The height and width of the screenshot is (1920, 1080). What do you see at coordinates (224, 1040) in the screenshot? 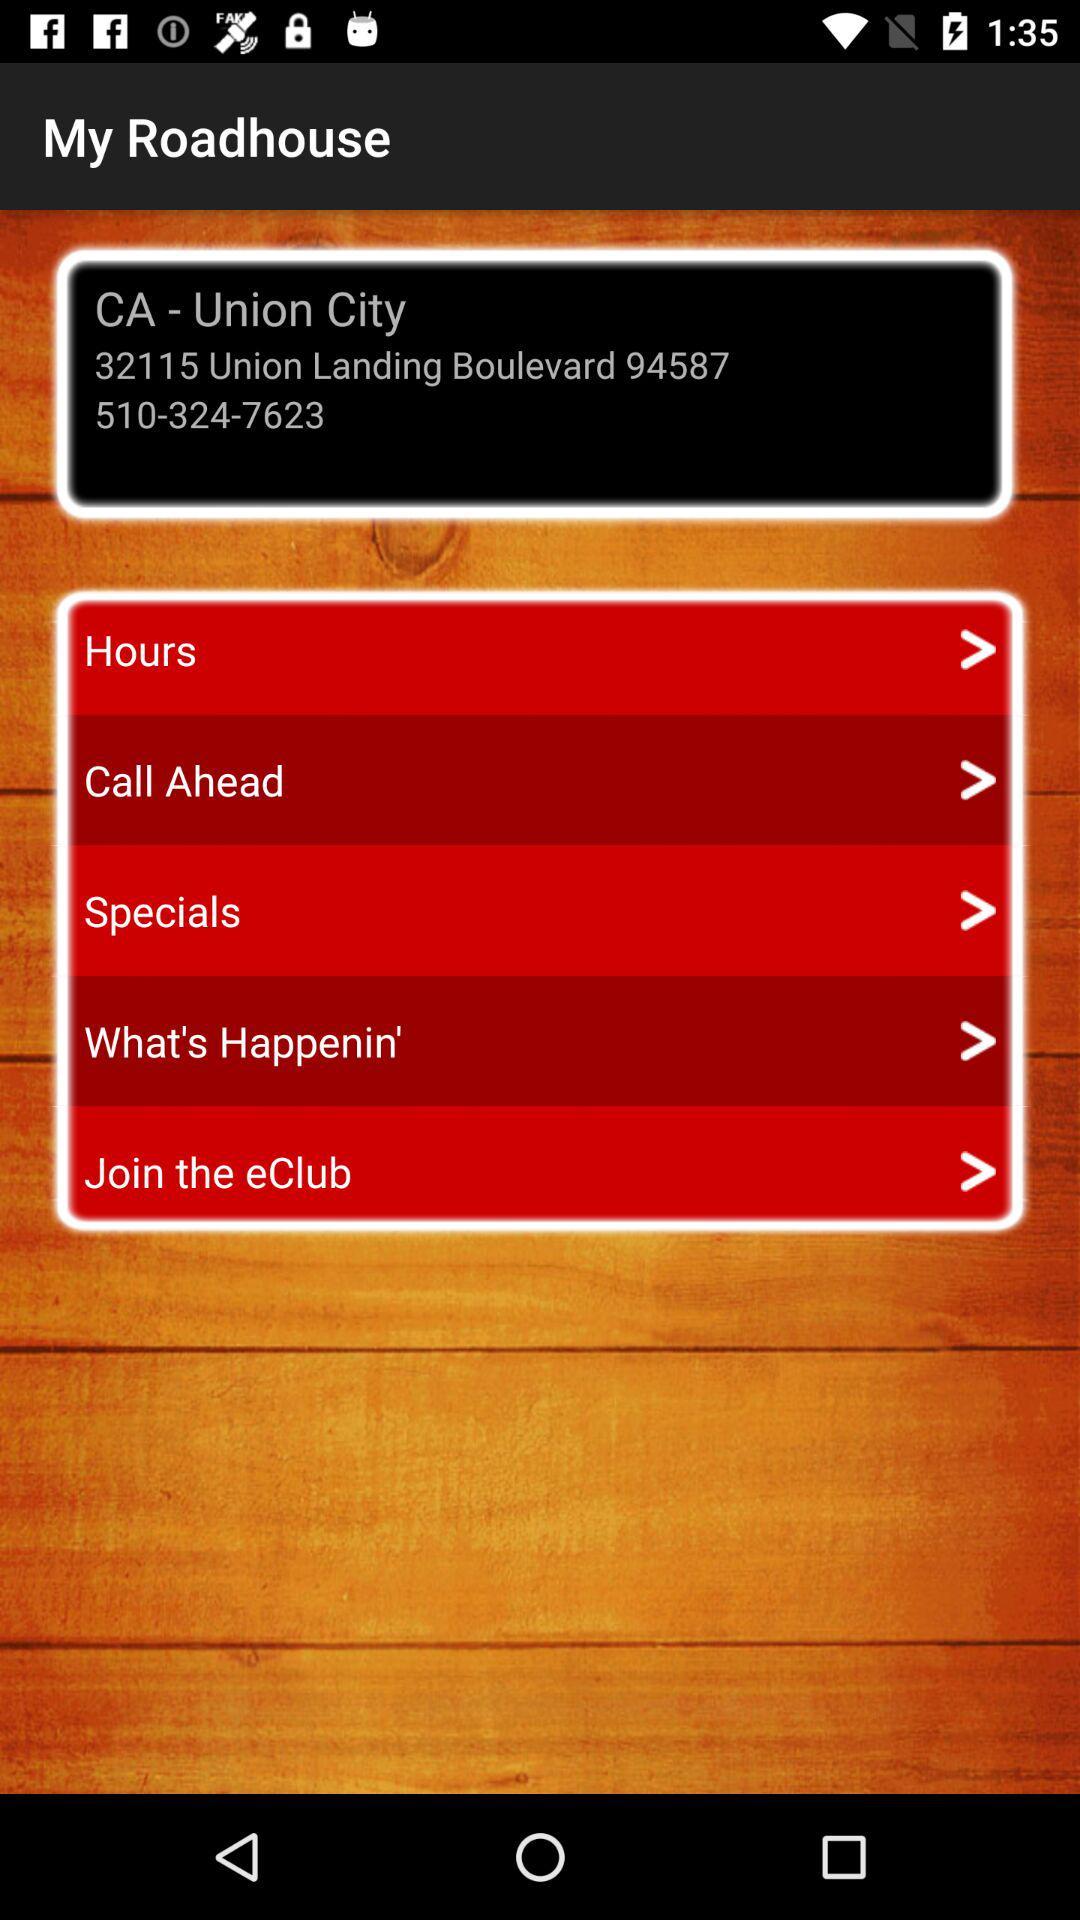
I see `item above join the eclub icon` at bounding box center [224, 1040].